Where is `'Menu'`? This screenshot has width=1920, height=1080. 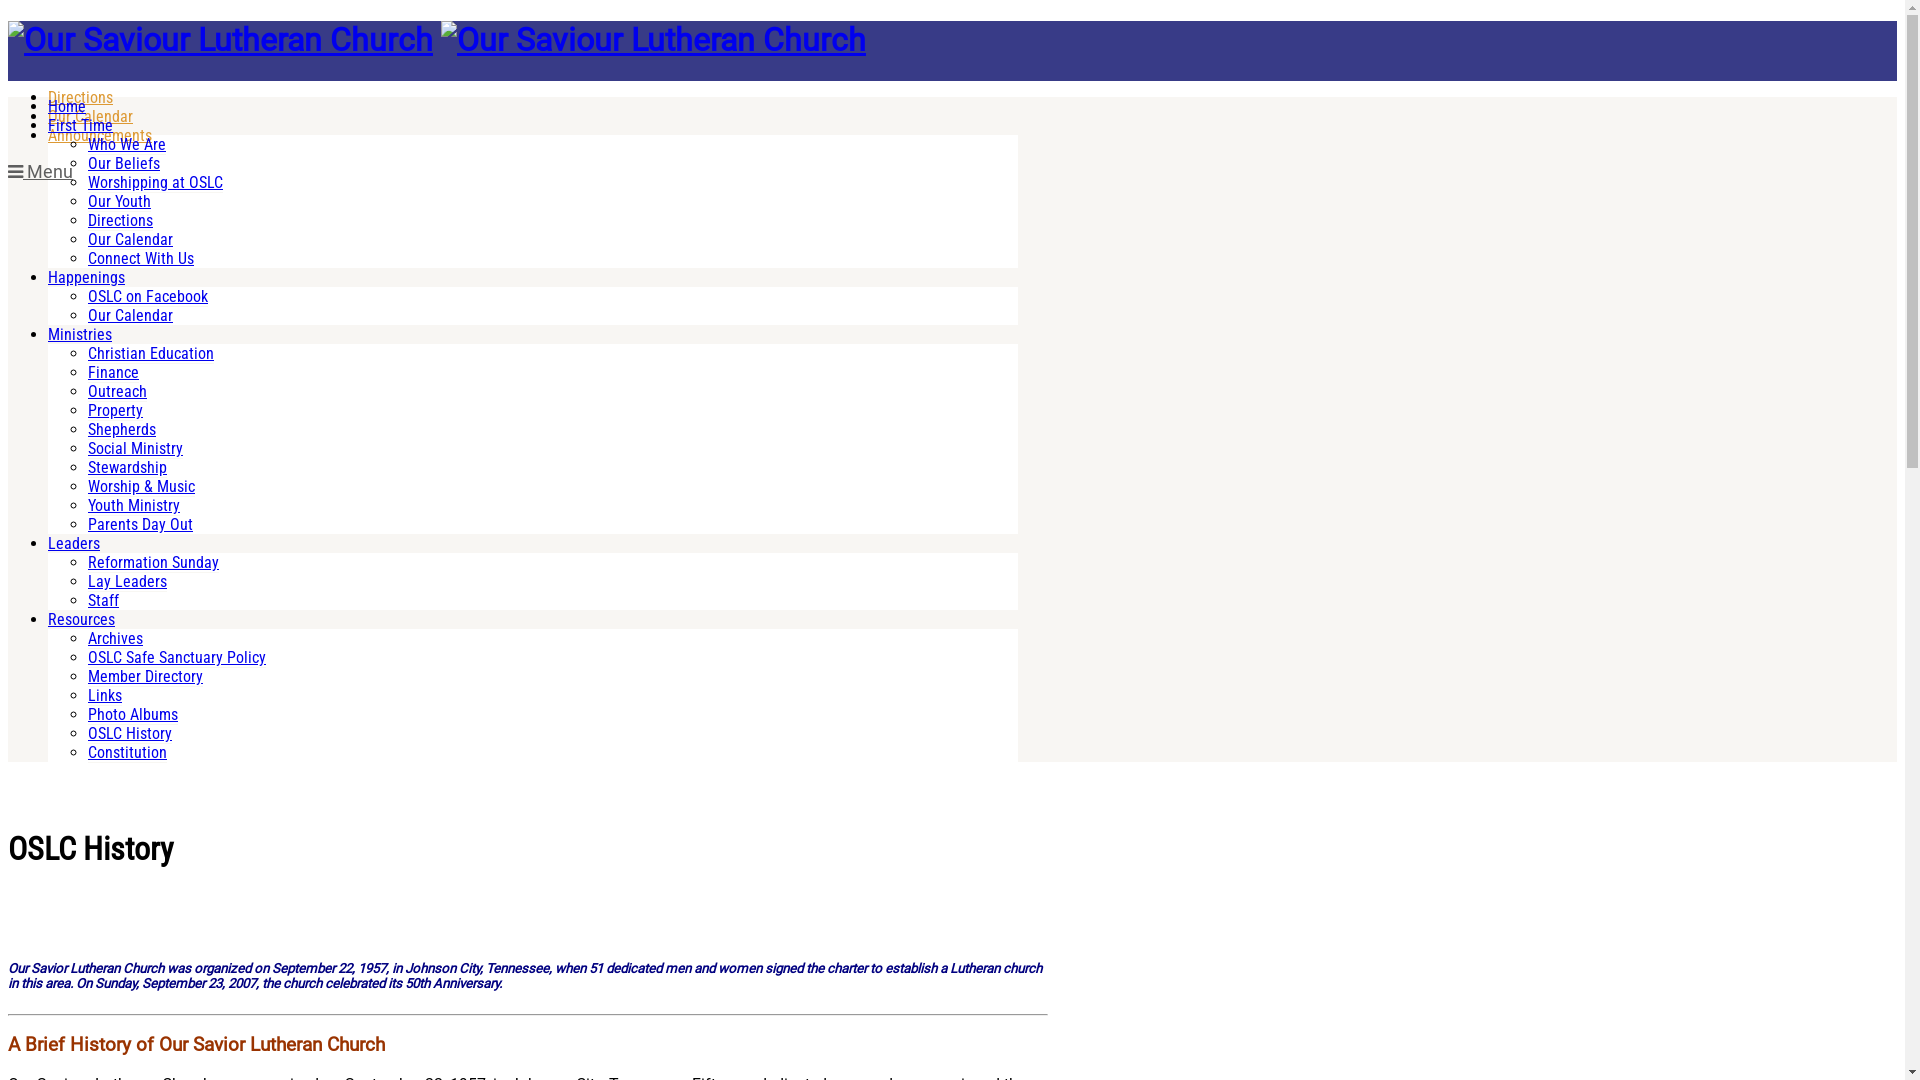 'Menu' is located at coordinates (40, 170).